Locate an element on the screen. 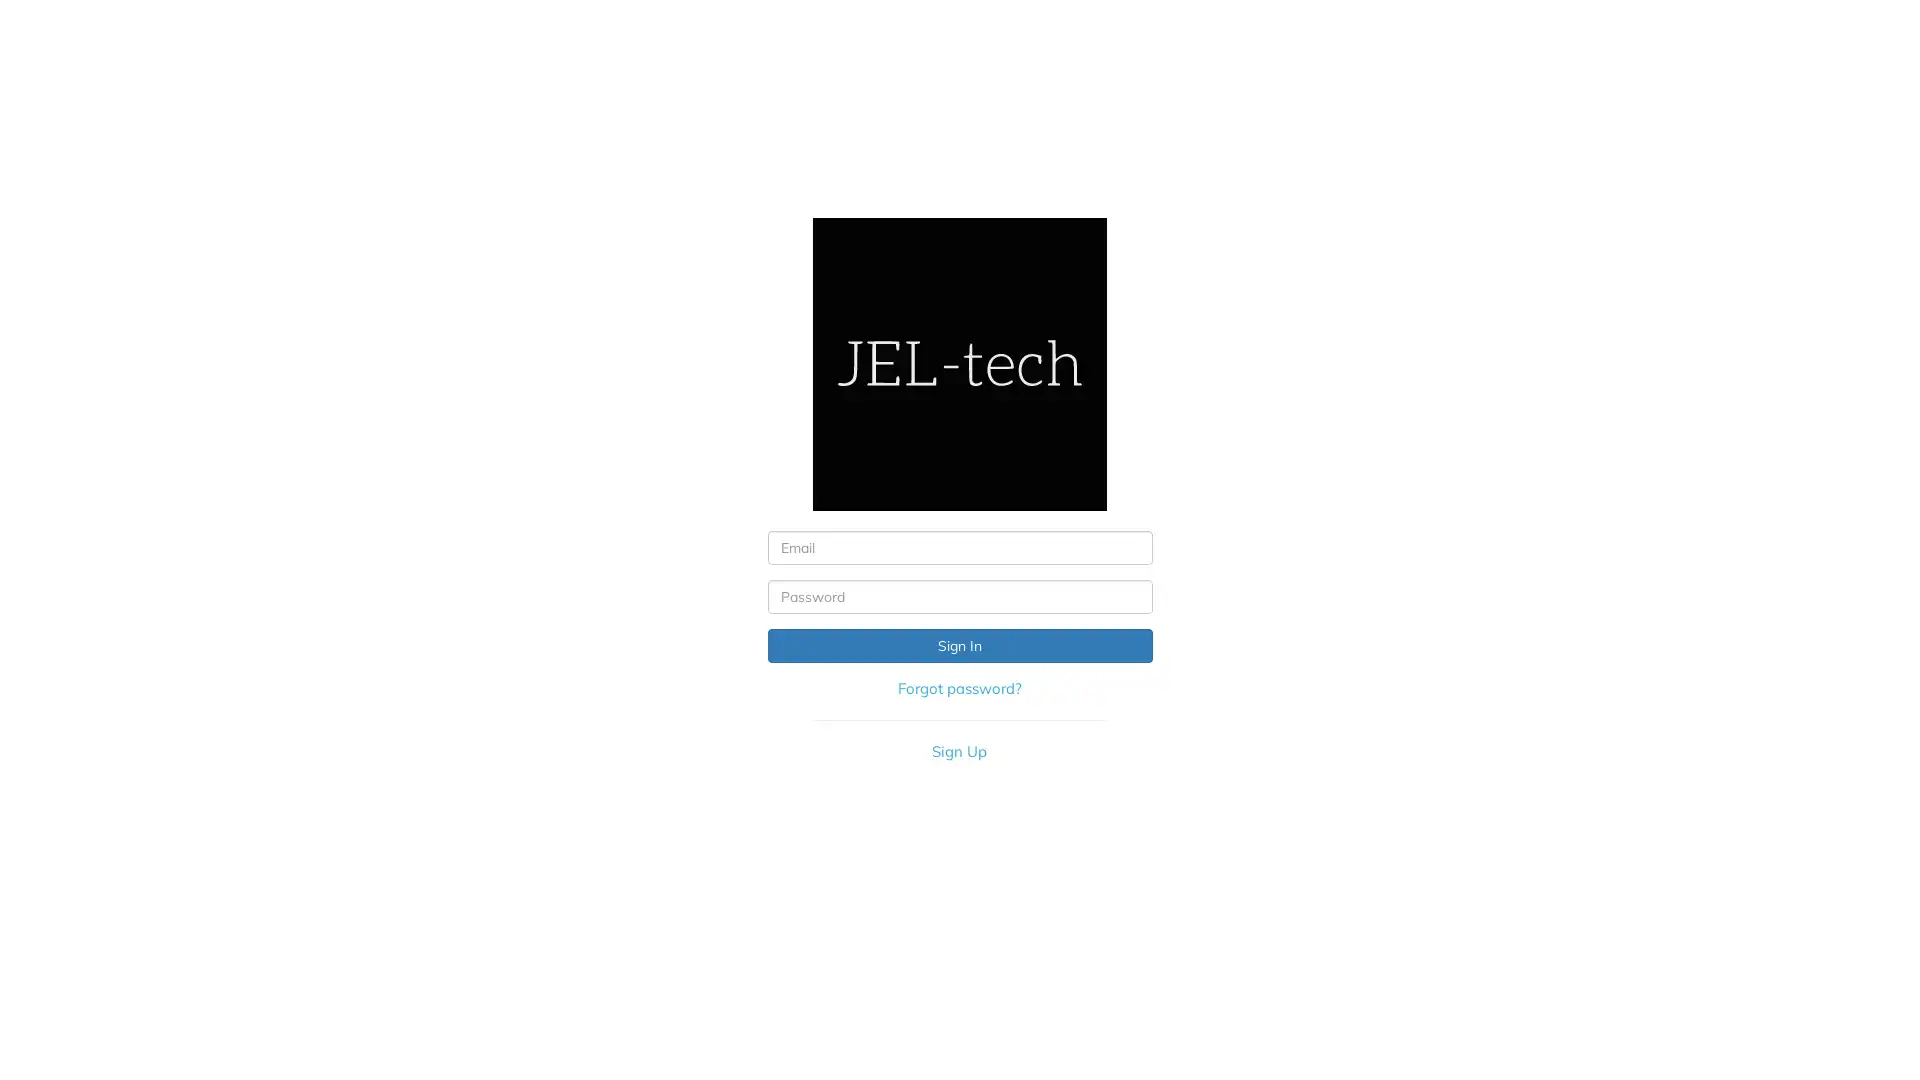 Image resolution: width=1920 pixels, height=1080 pixels. Sign In is located at coordinates (958, 645).